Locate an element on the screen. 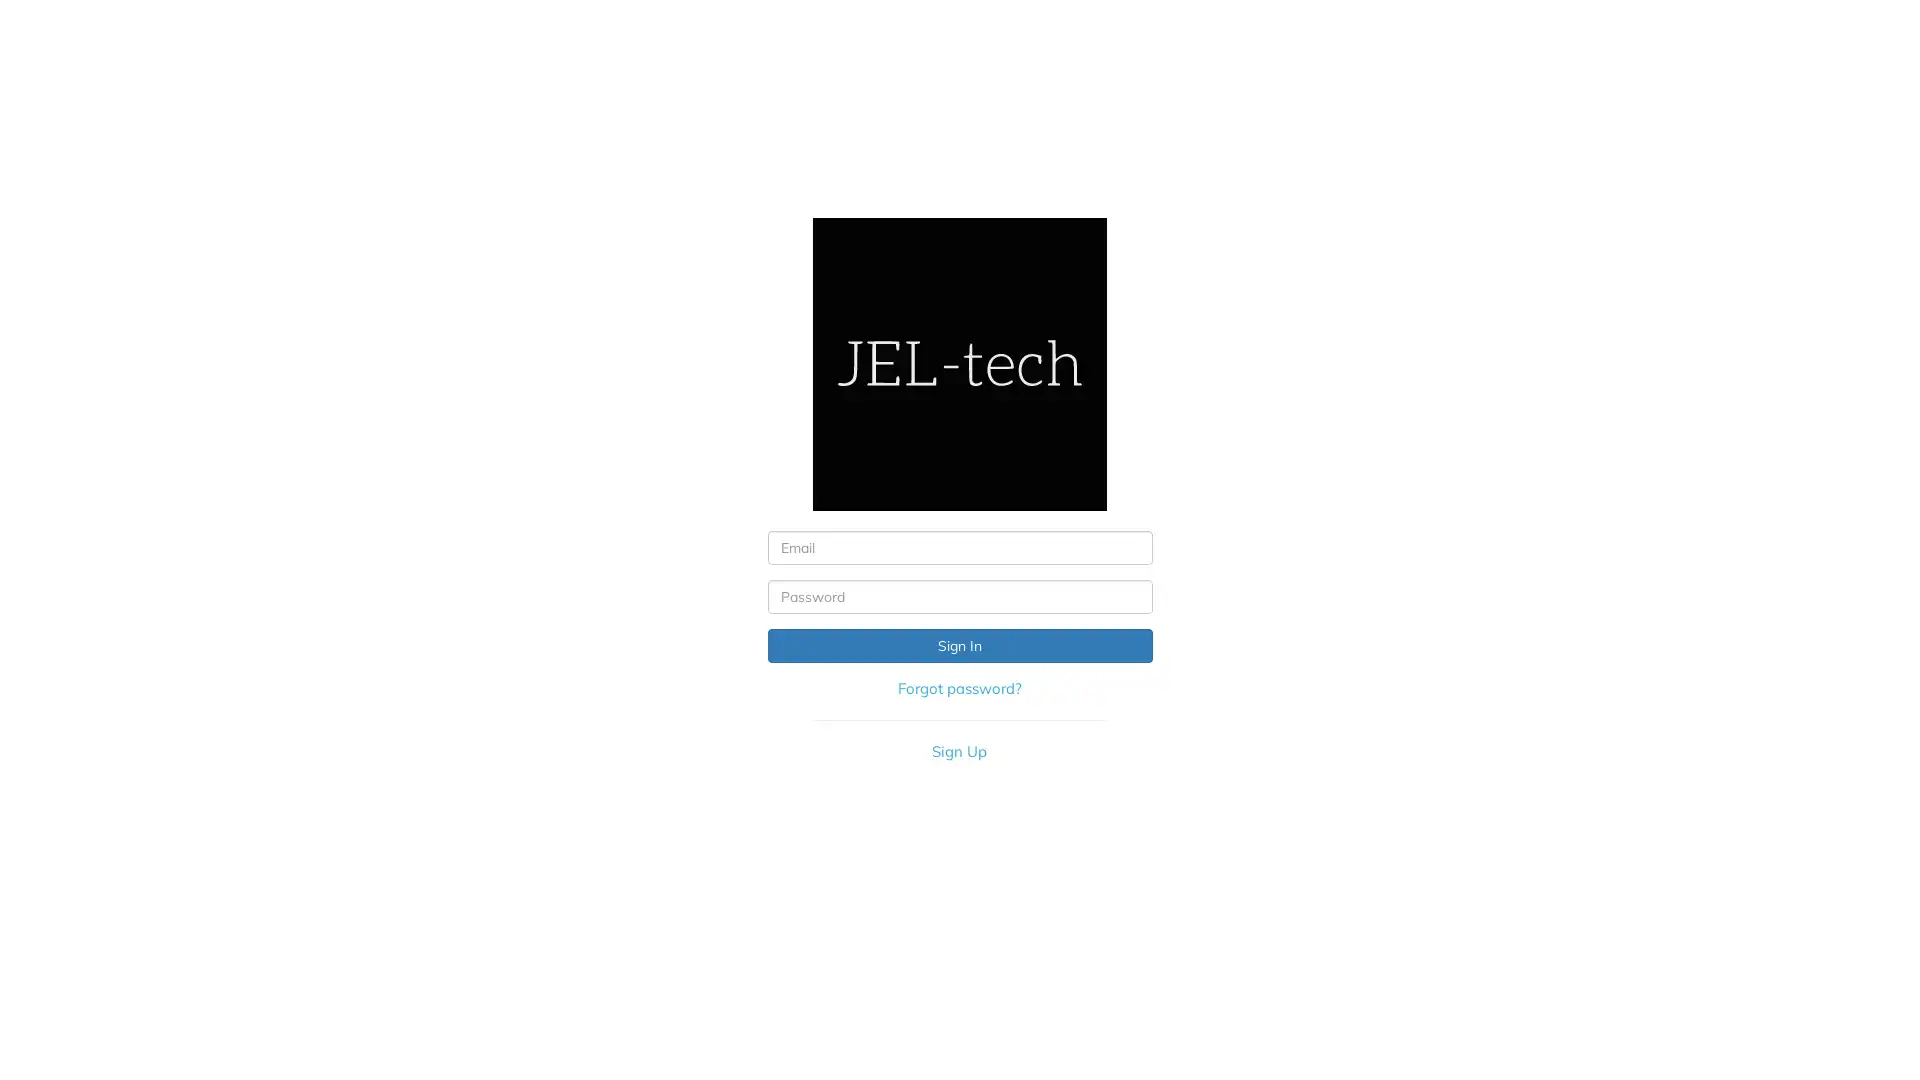 Image resolution: width=1920 pixels, height=1080 pixels. Sign In is located at coordinates (958, 645).